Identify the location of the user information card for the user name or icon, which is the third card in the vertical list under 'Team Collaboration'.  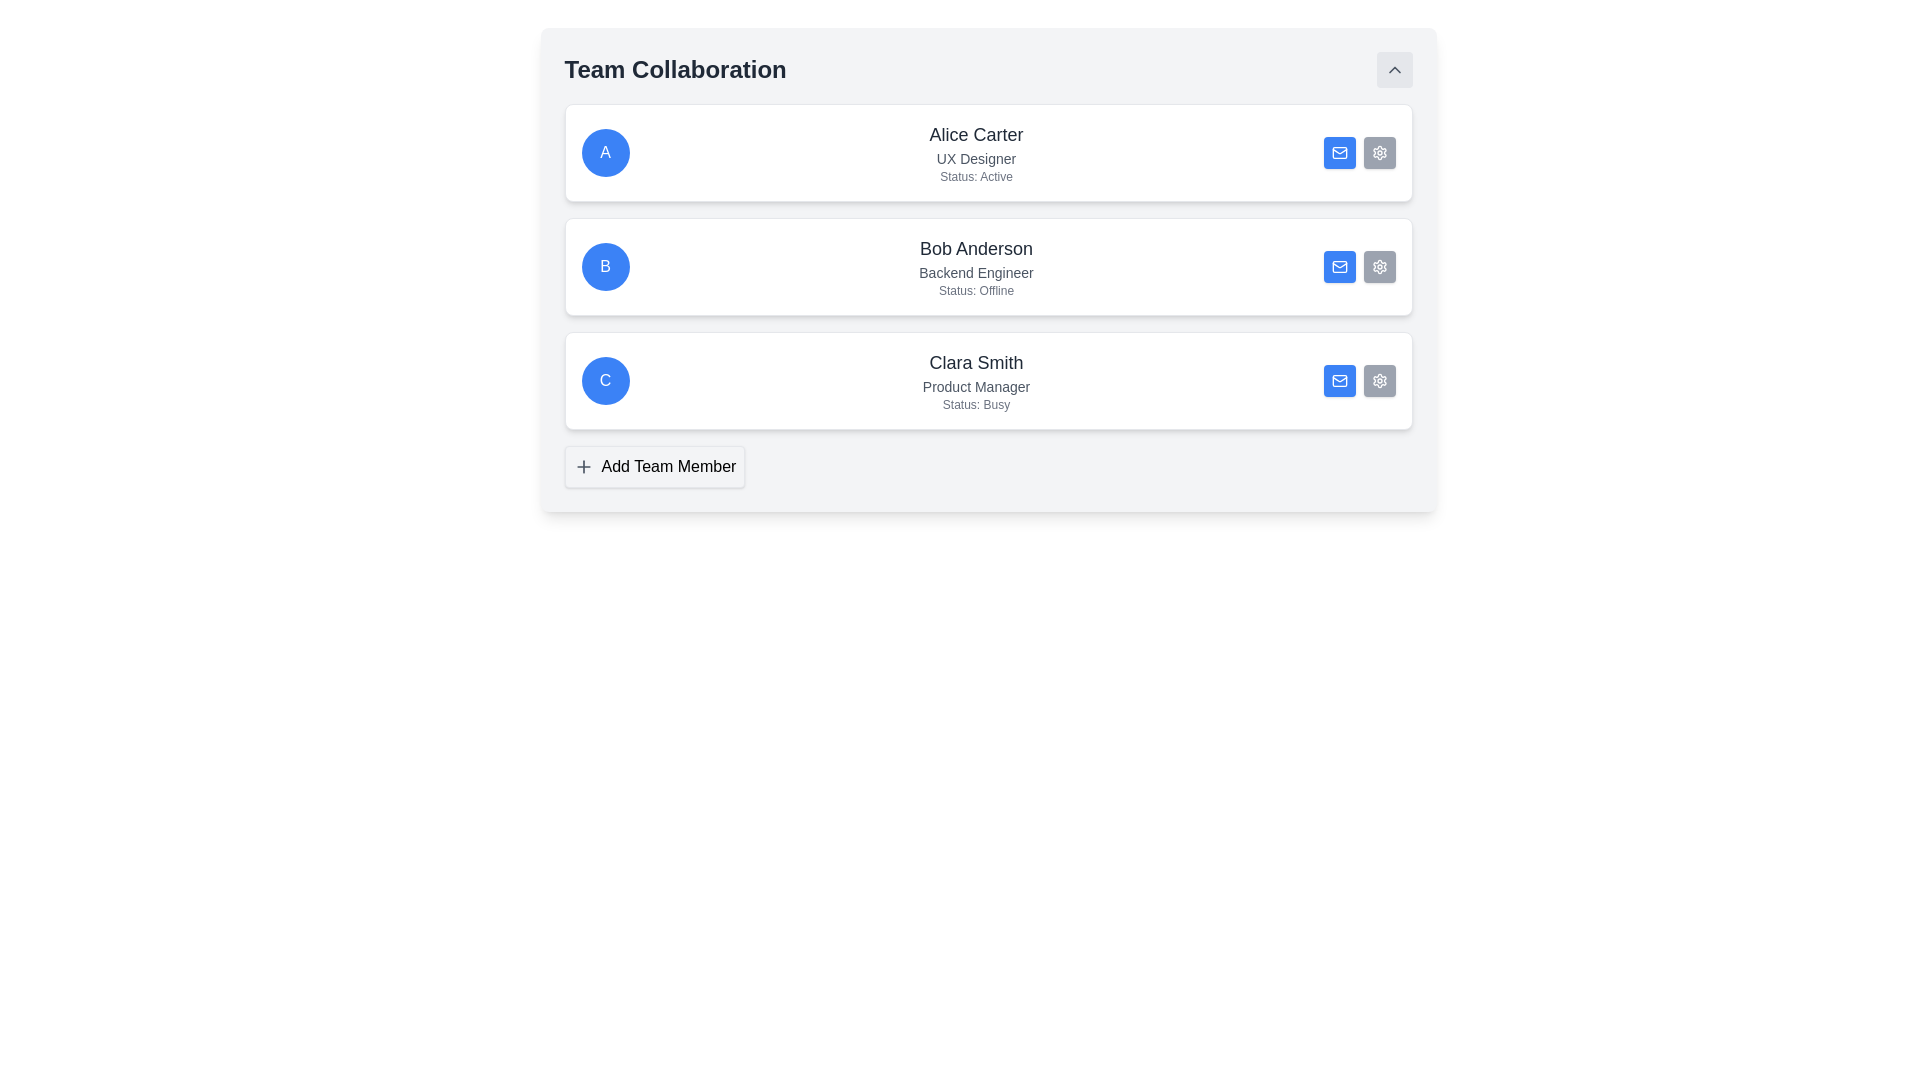
(988, 381).